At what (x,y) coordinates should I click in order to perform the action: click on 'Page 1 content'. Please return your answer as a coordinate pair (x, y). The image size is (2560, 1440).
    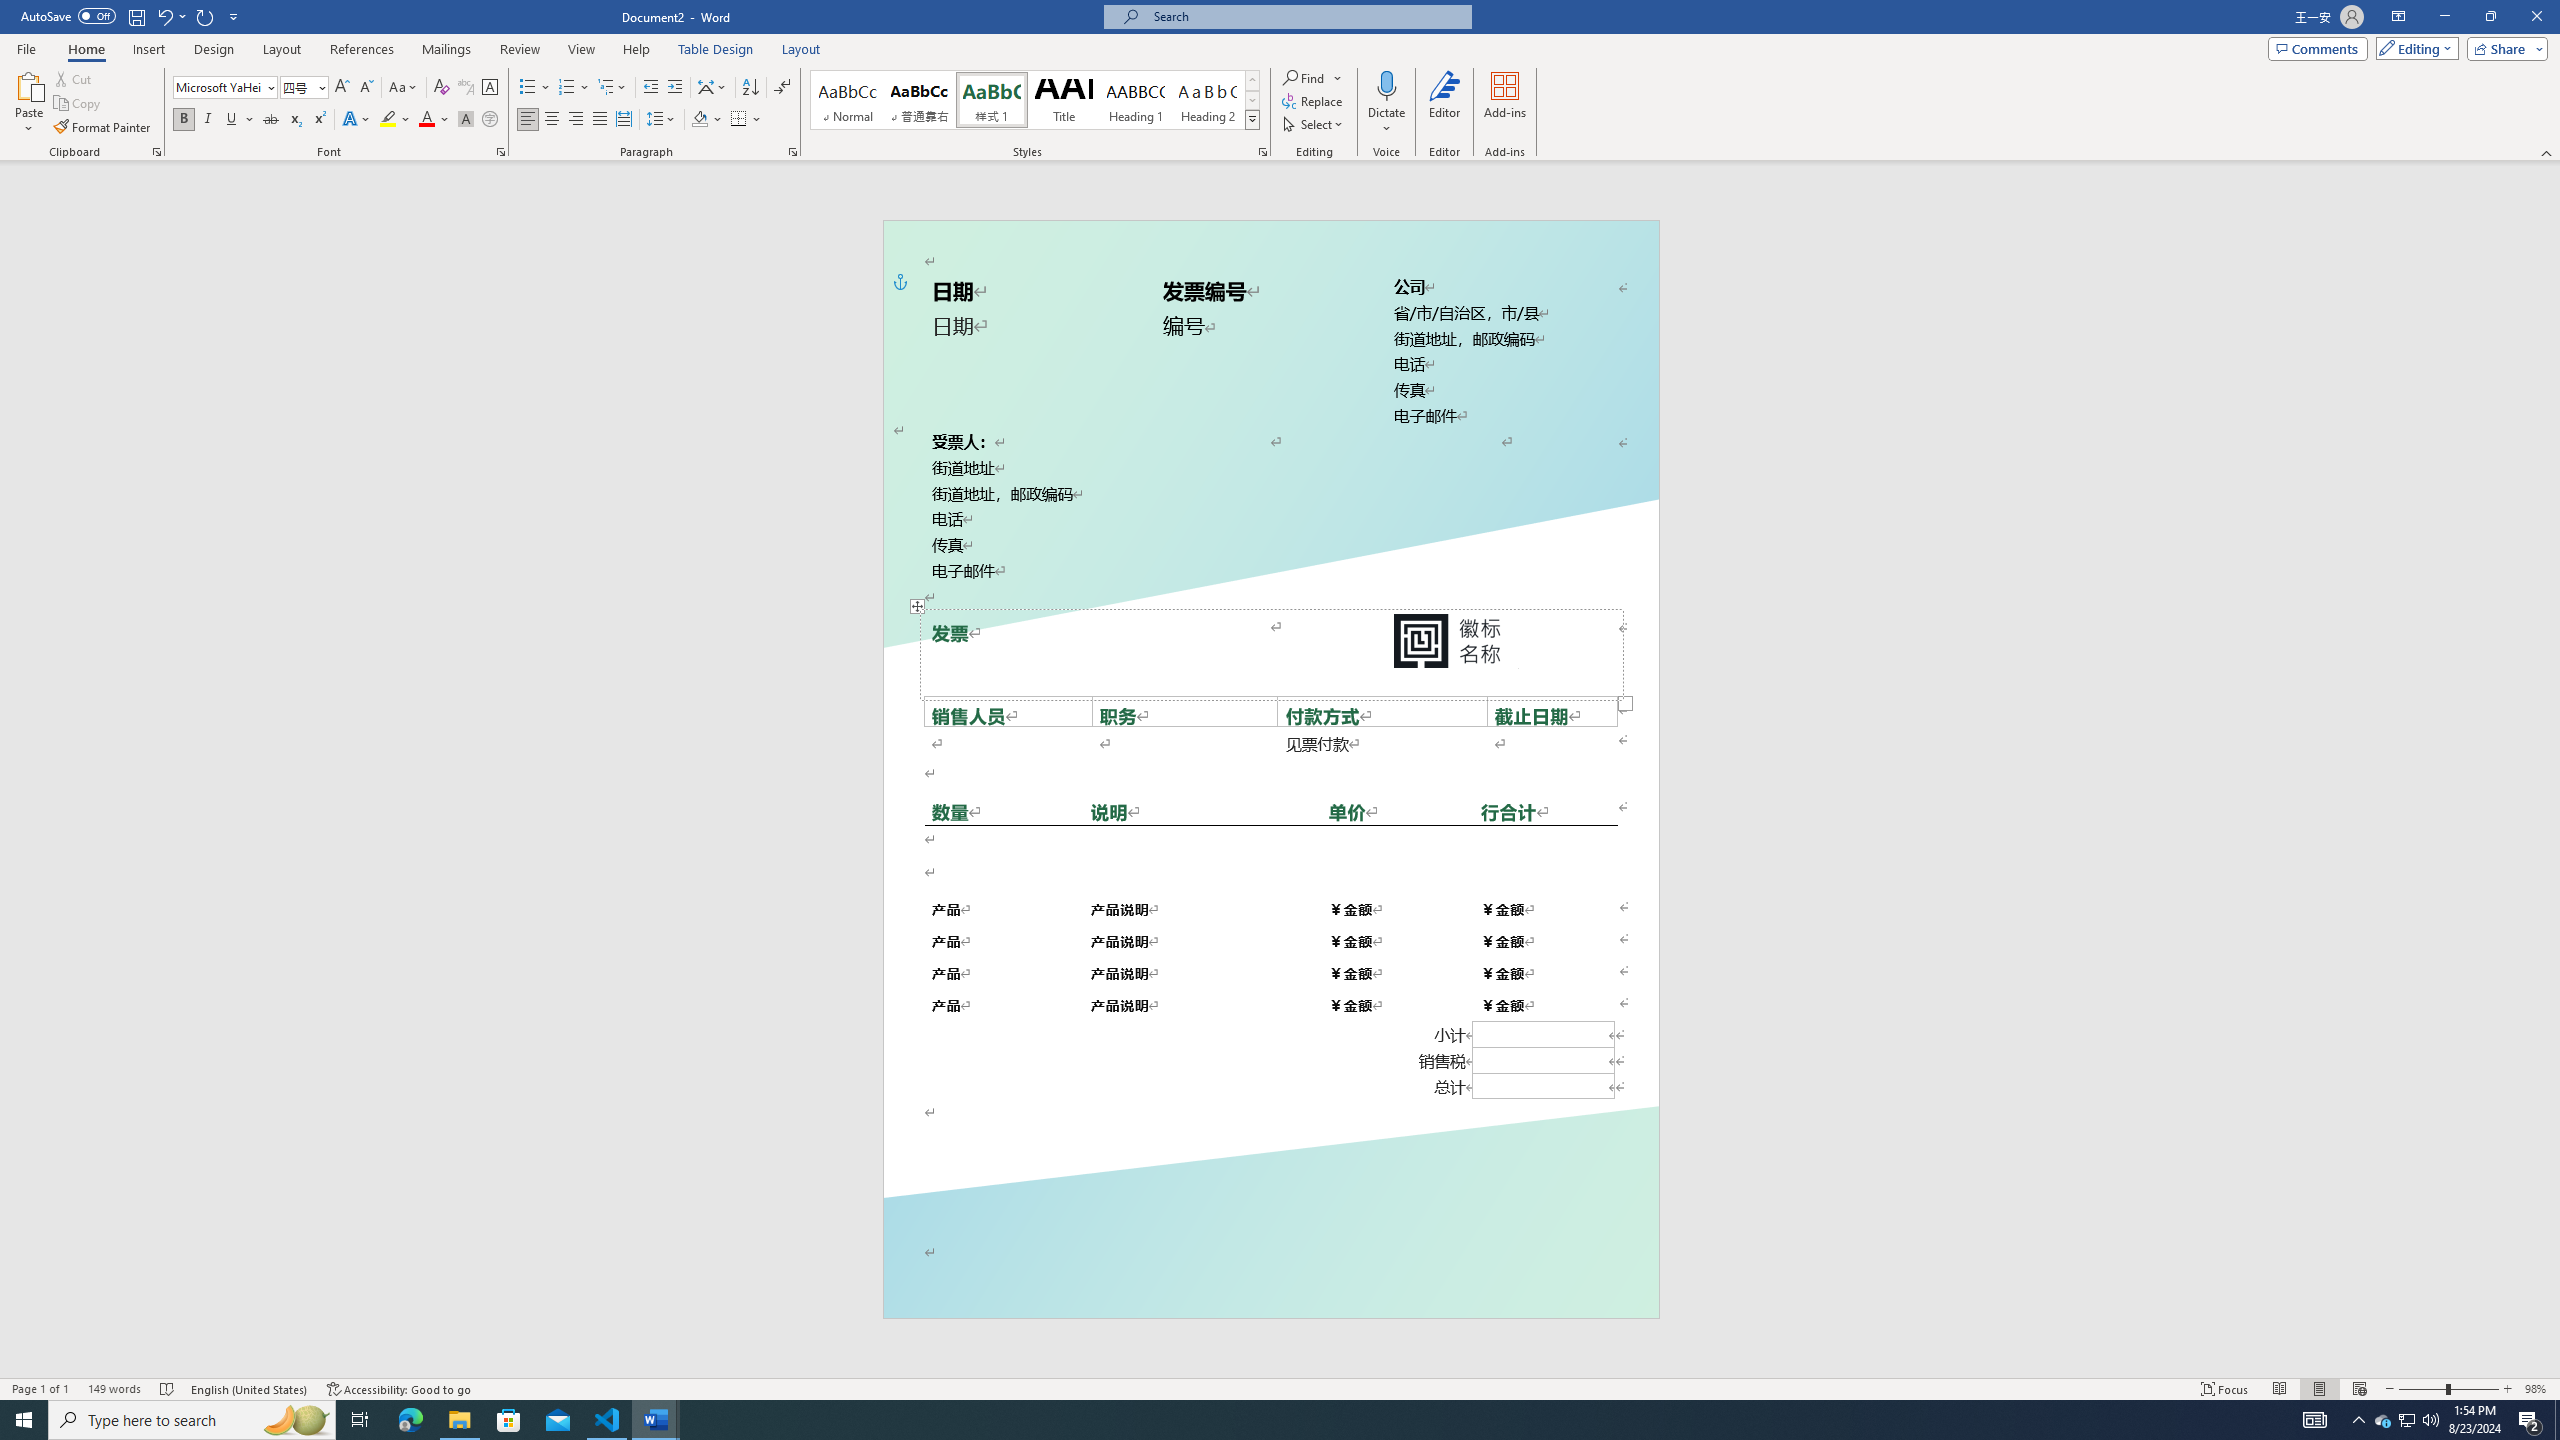
    Looking at the image, I should click on (1271, 748).